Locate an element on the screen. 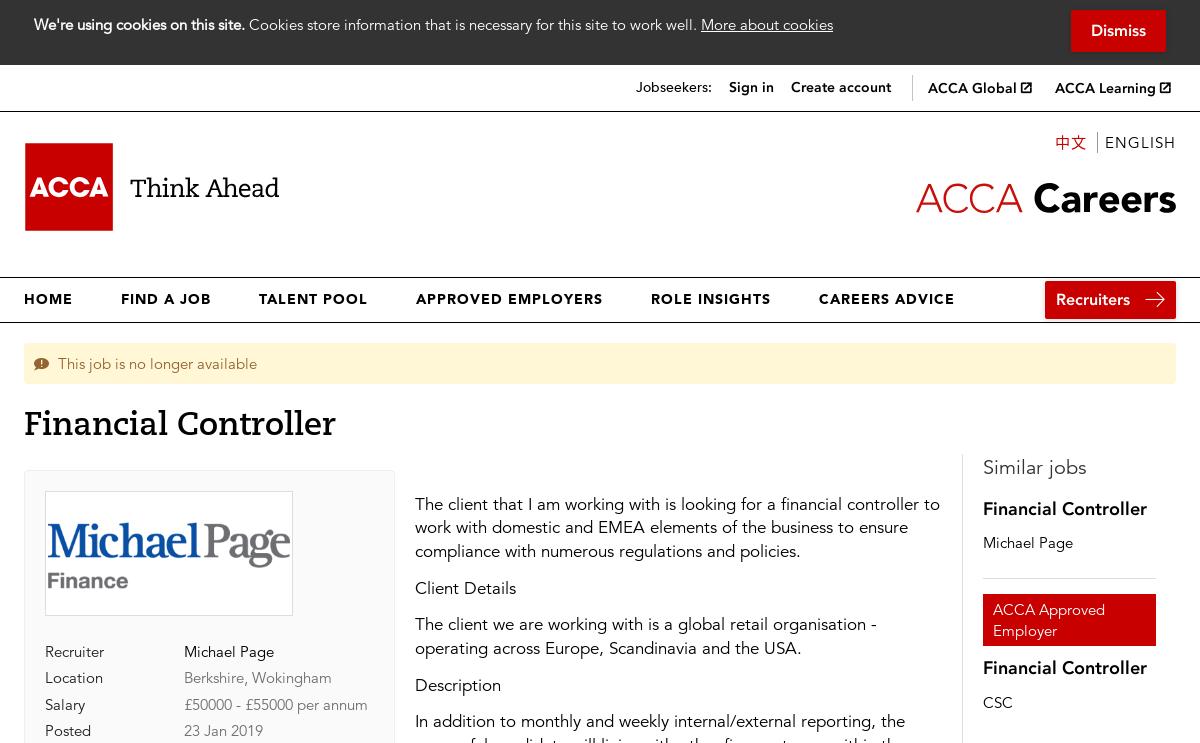 The height and width of the screenshot is (743, 1200). 'Location' is located at coordinates (74, 676).